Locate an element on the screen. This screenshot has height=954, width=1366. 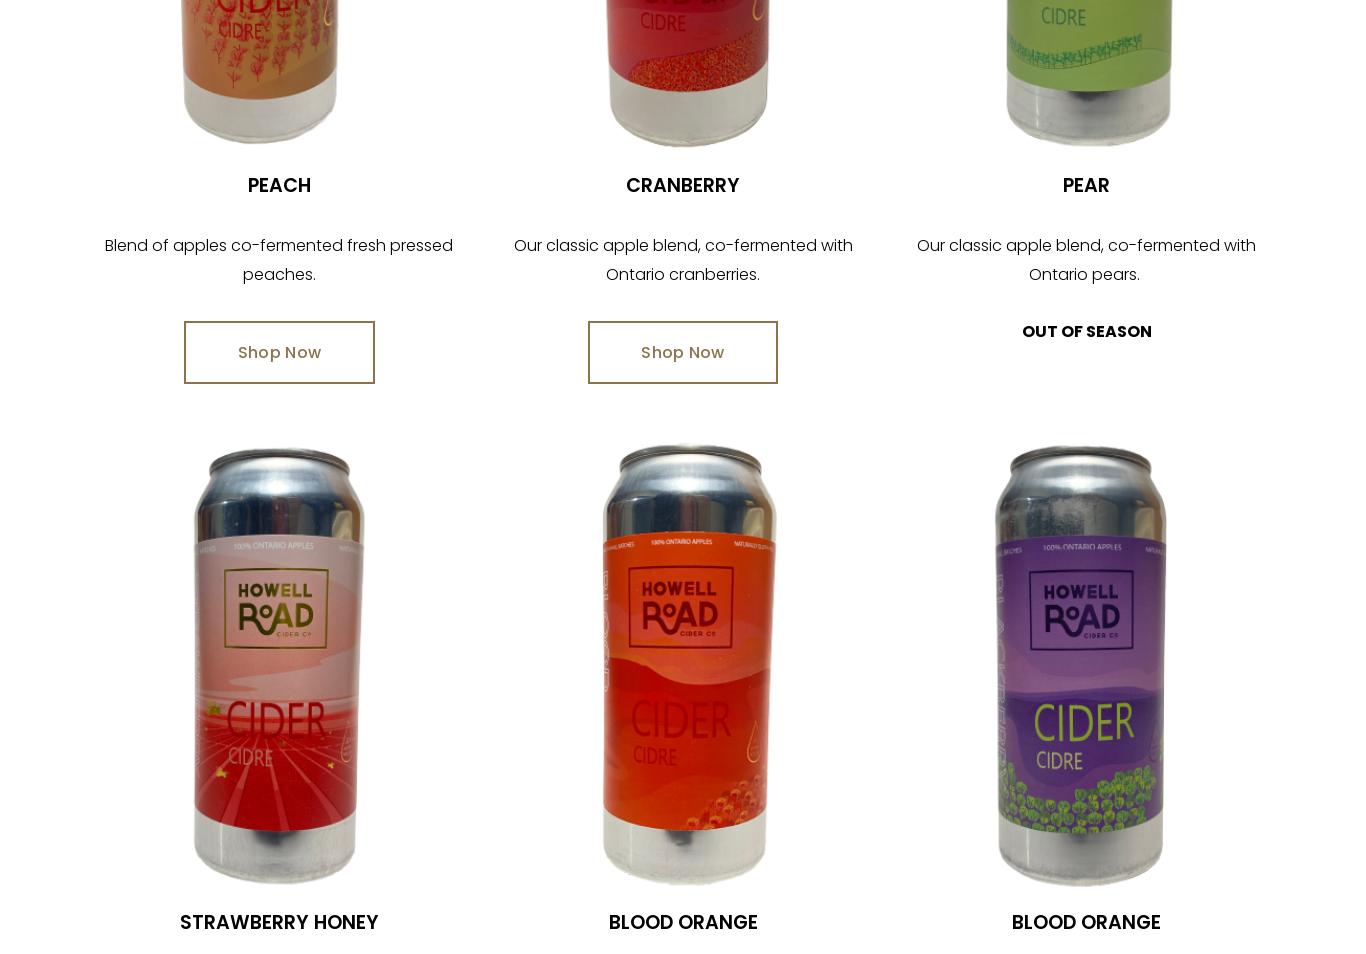
'PEACH' is located at coordinates (278, 184).